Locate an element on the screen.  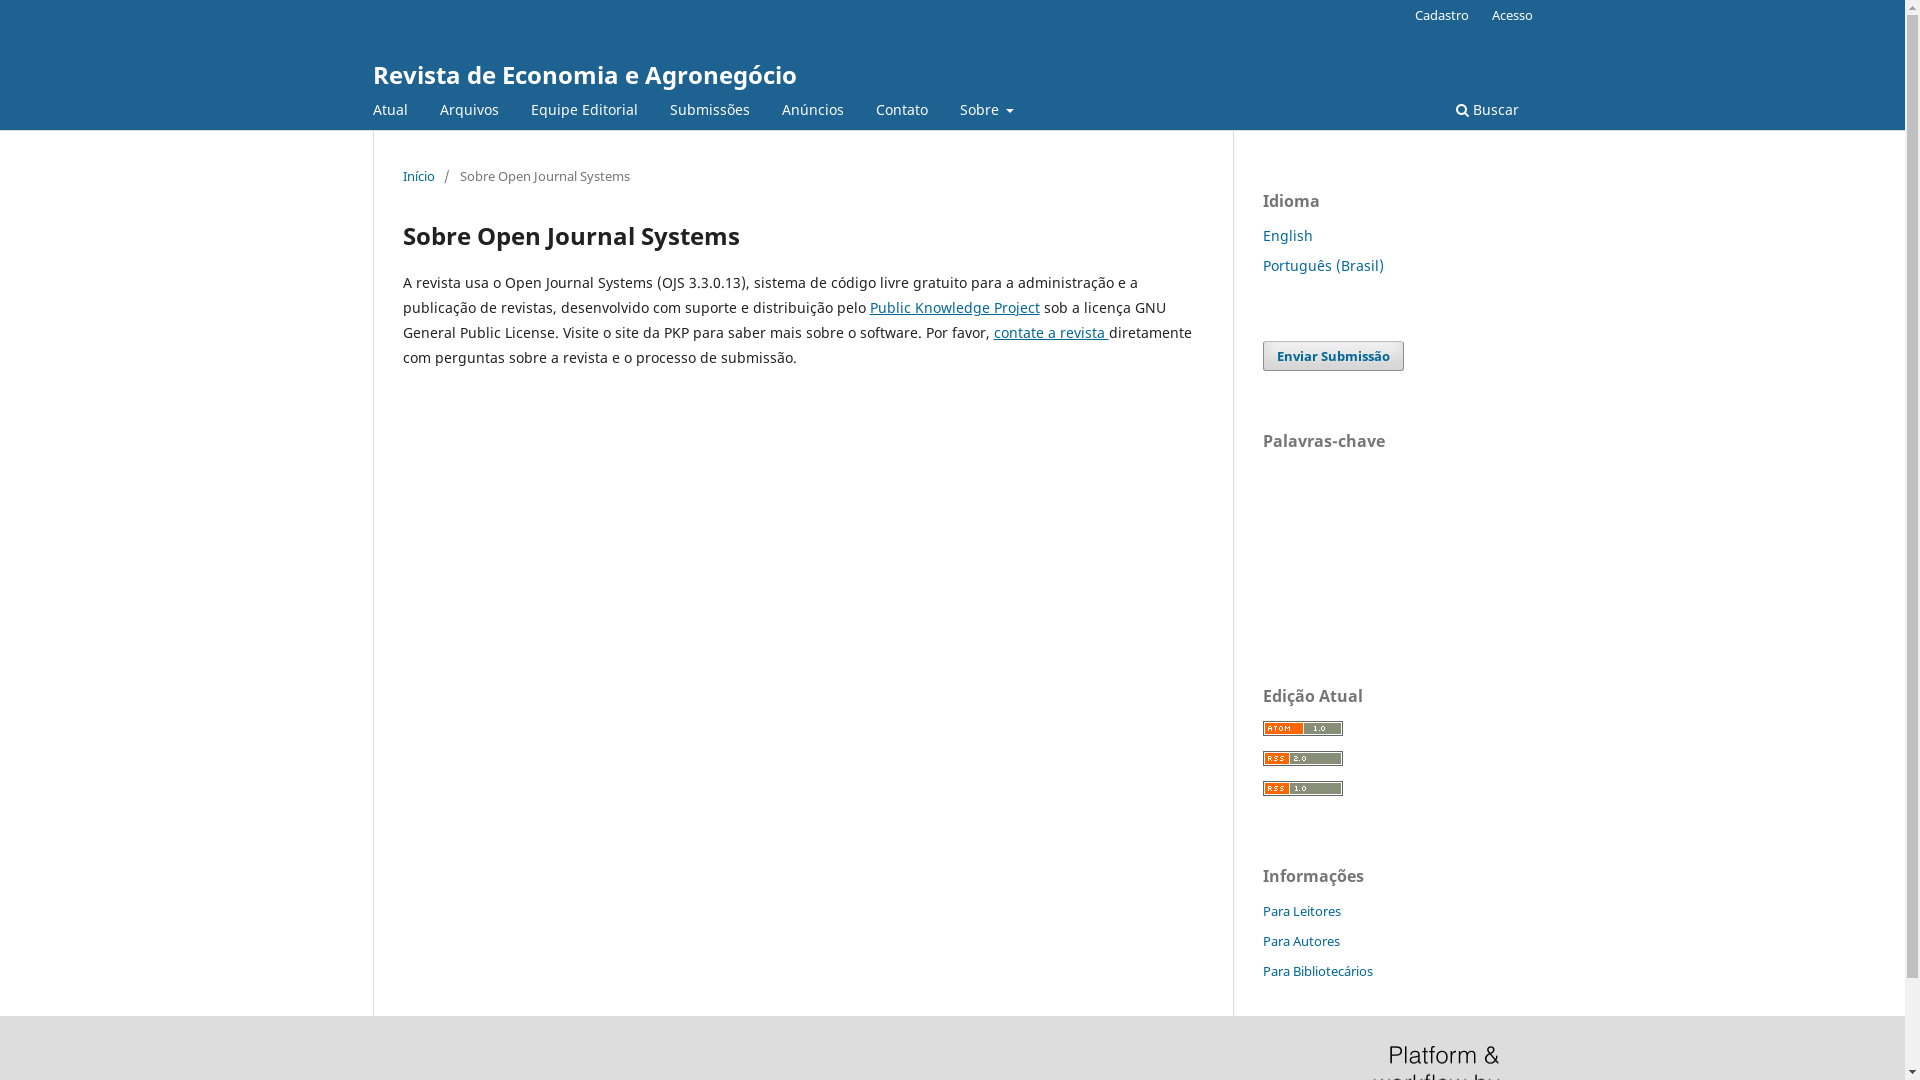
'Equipe Editorial' is located at coordinates (583, 112).